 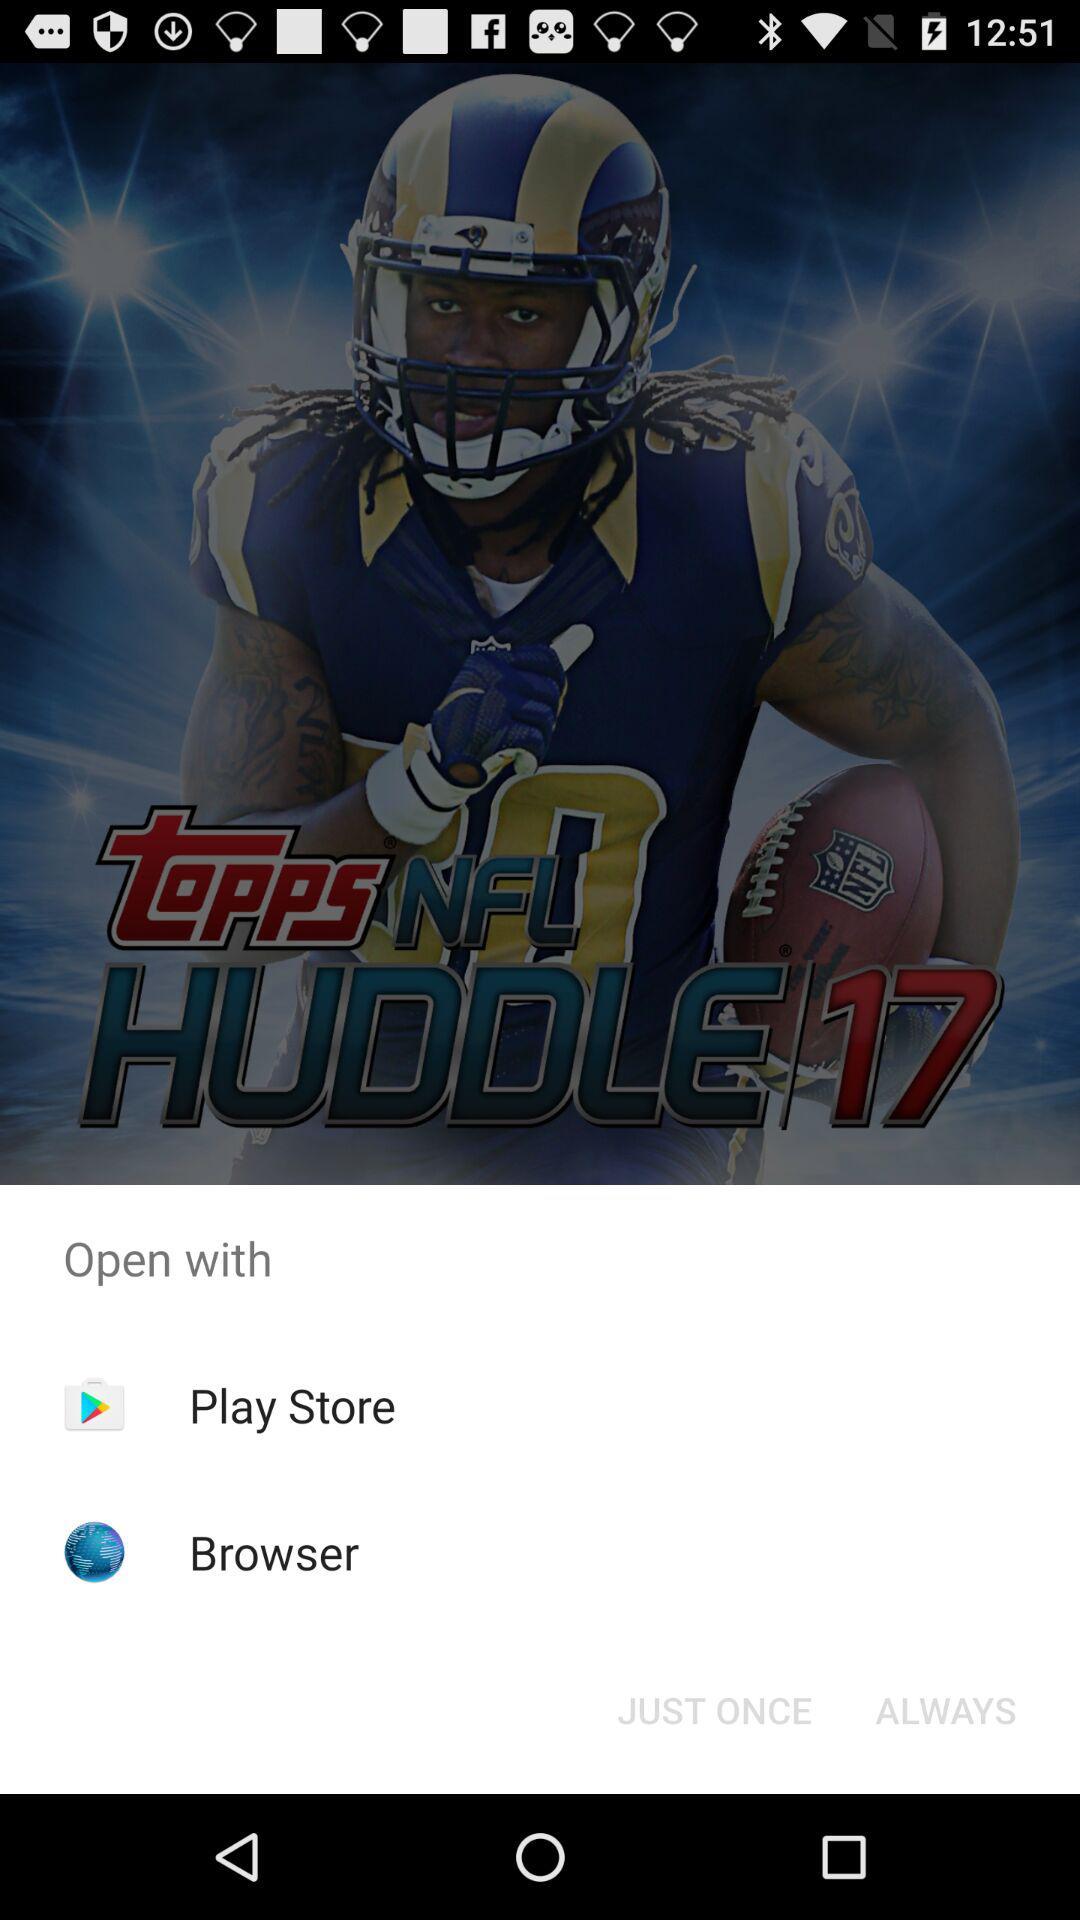 I want to click on item next to the just once item, so click(x=945, y=1708).